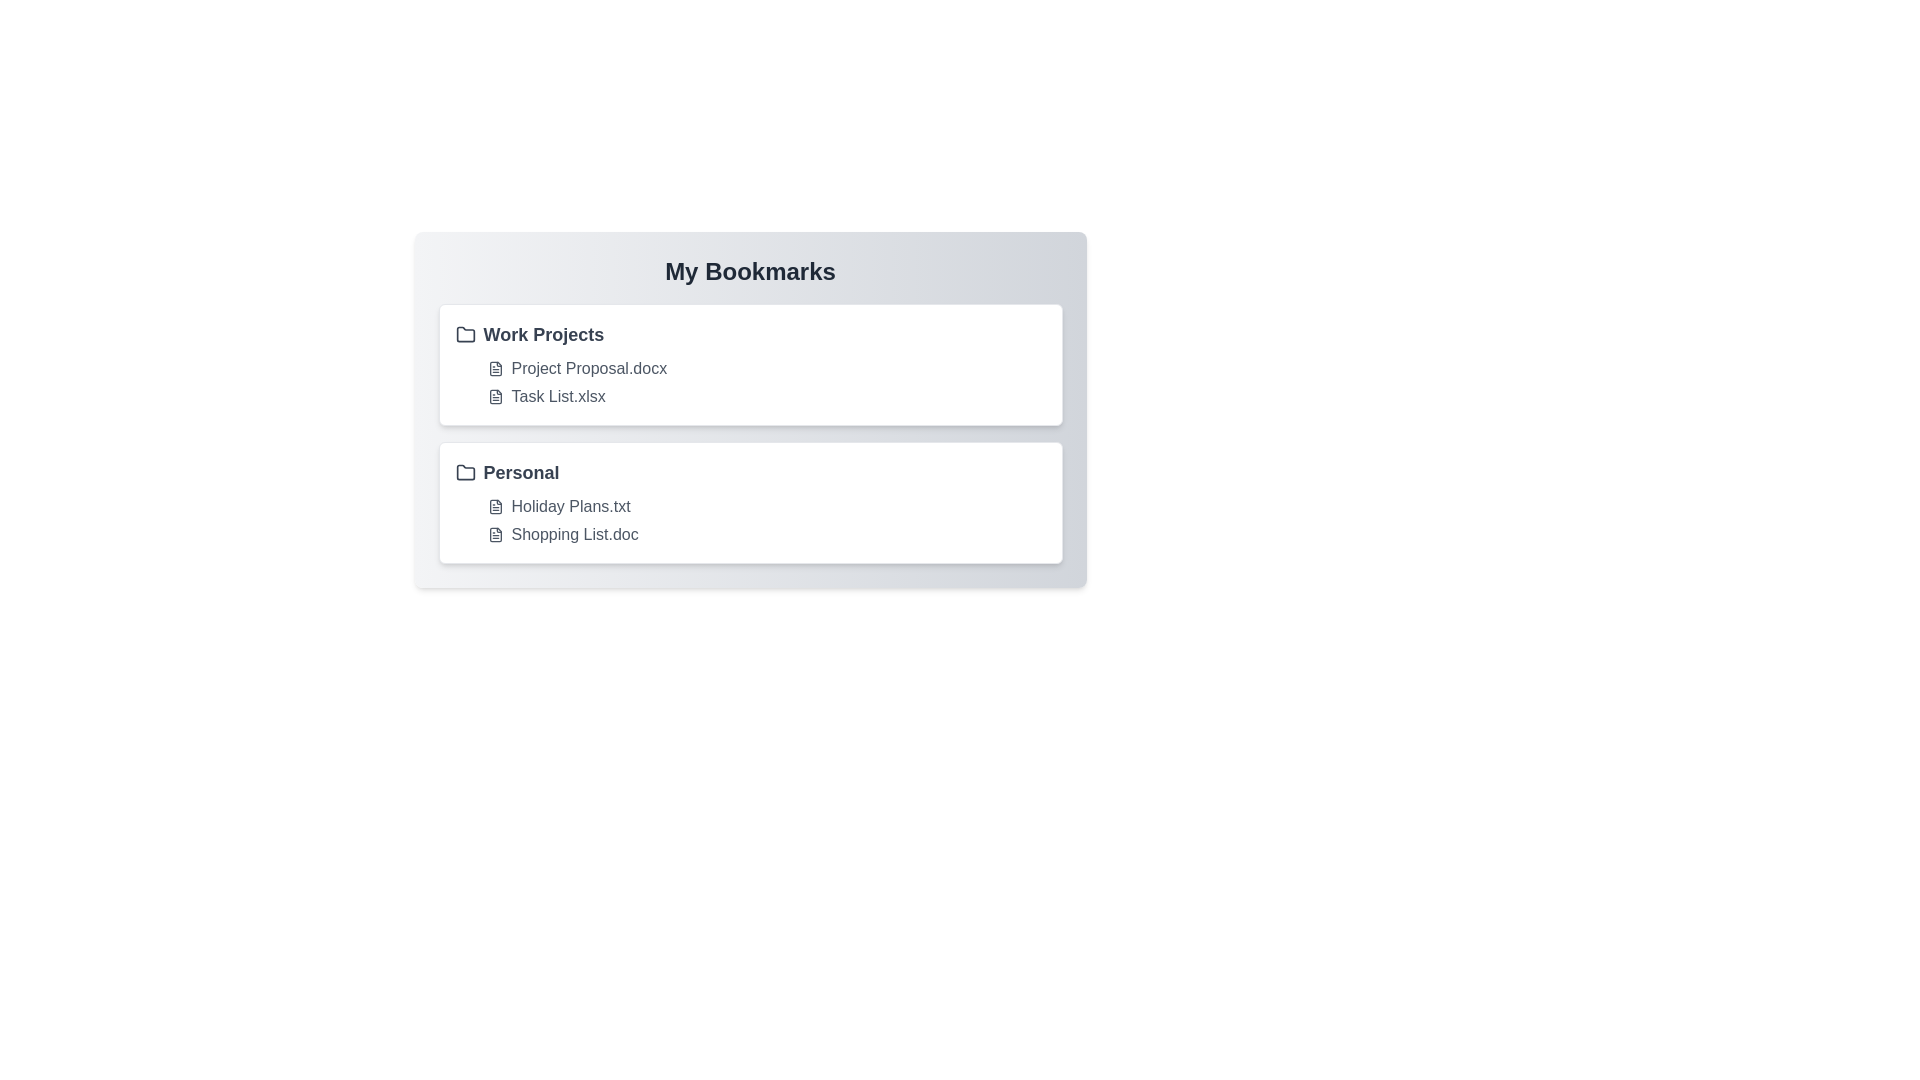  Describe the element at coordinates (558, 397) in the screenshot. I see `the label representing the file name in the list under 'Work Projects', located between 'Project Proposal.docx' and the 'Personal' section` at that location.